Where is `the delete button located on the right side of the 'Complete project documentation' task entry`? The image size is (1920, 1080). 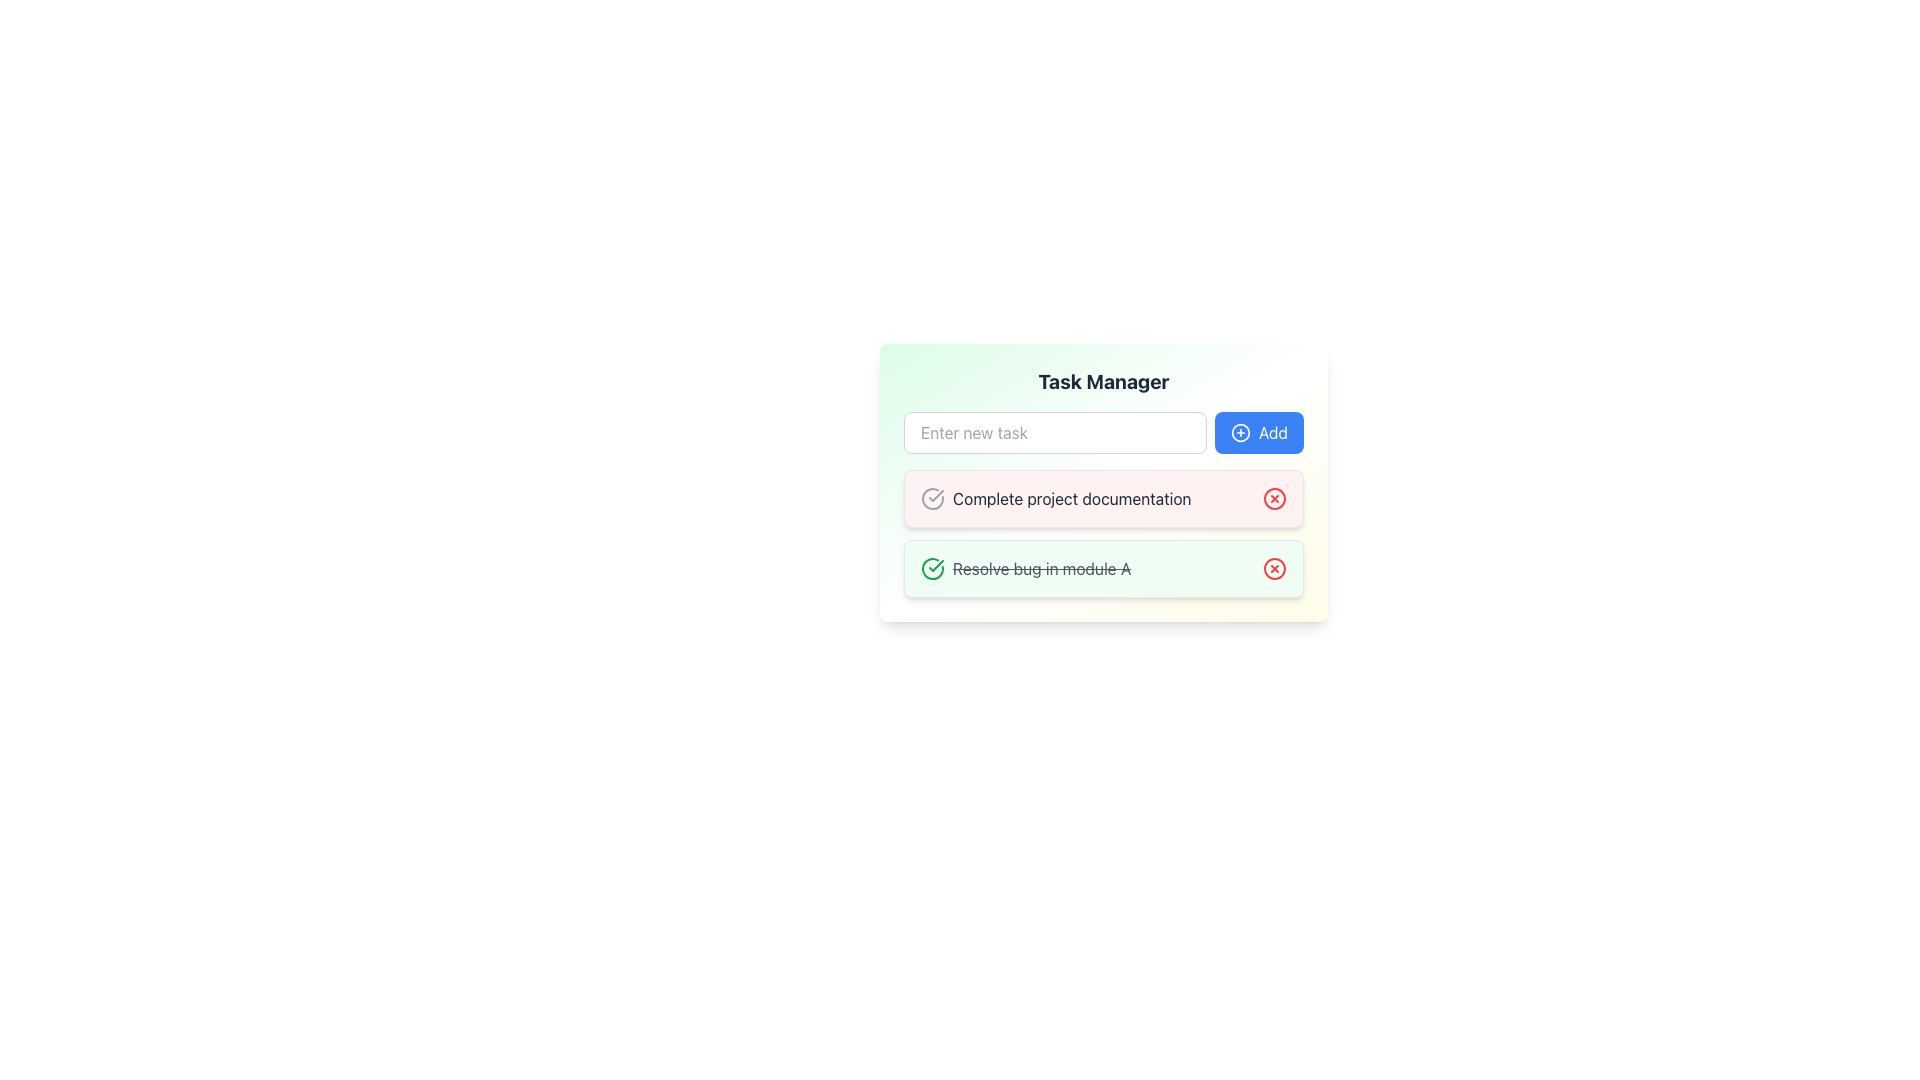 the delete button located on the right side of the 'Complete project documentation' task entry is located at coordinates (1274, 497).